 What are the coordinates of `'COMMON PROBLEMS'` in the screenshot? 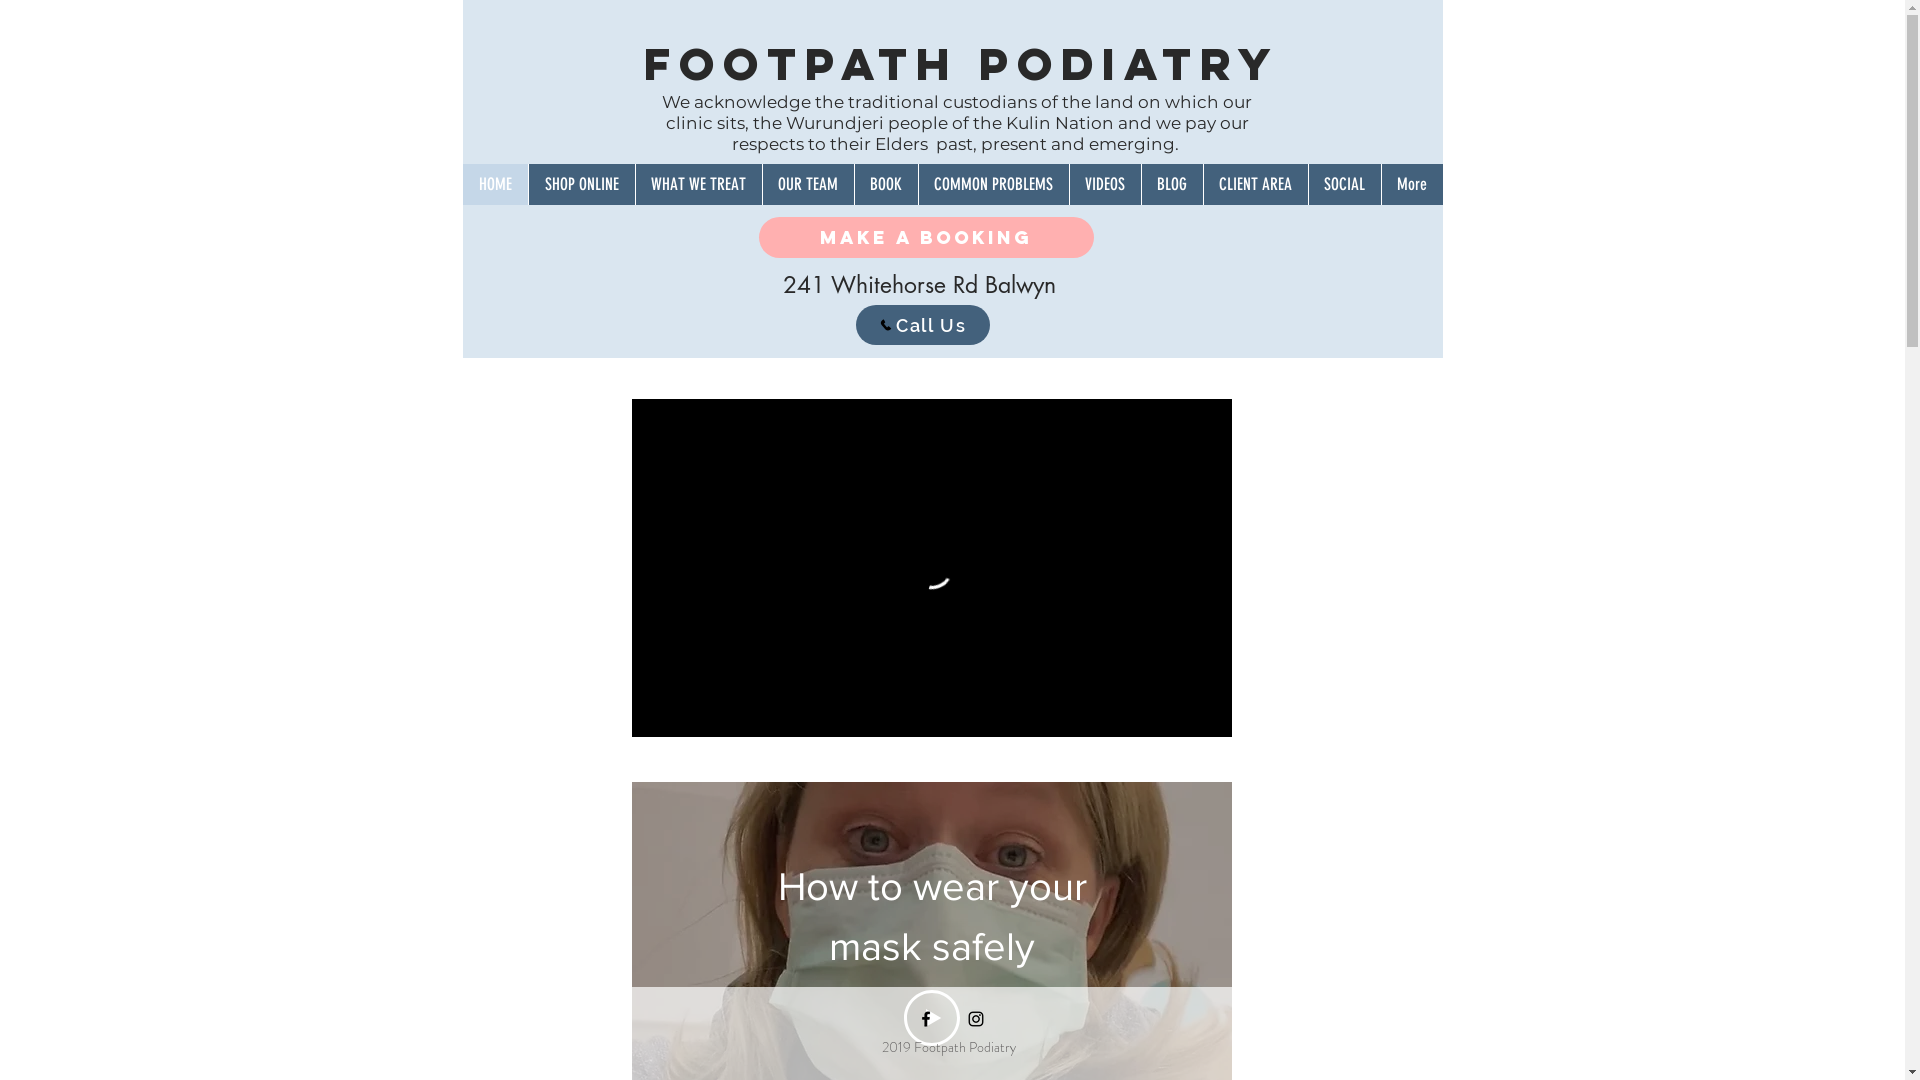 It's located at (993, 184).